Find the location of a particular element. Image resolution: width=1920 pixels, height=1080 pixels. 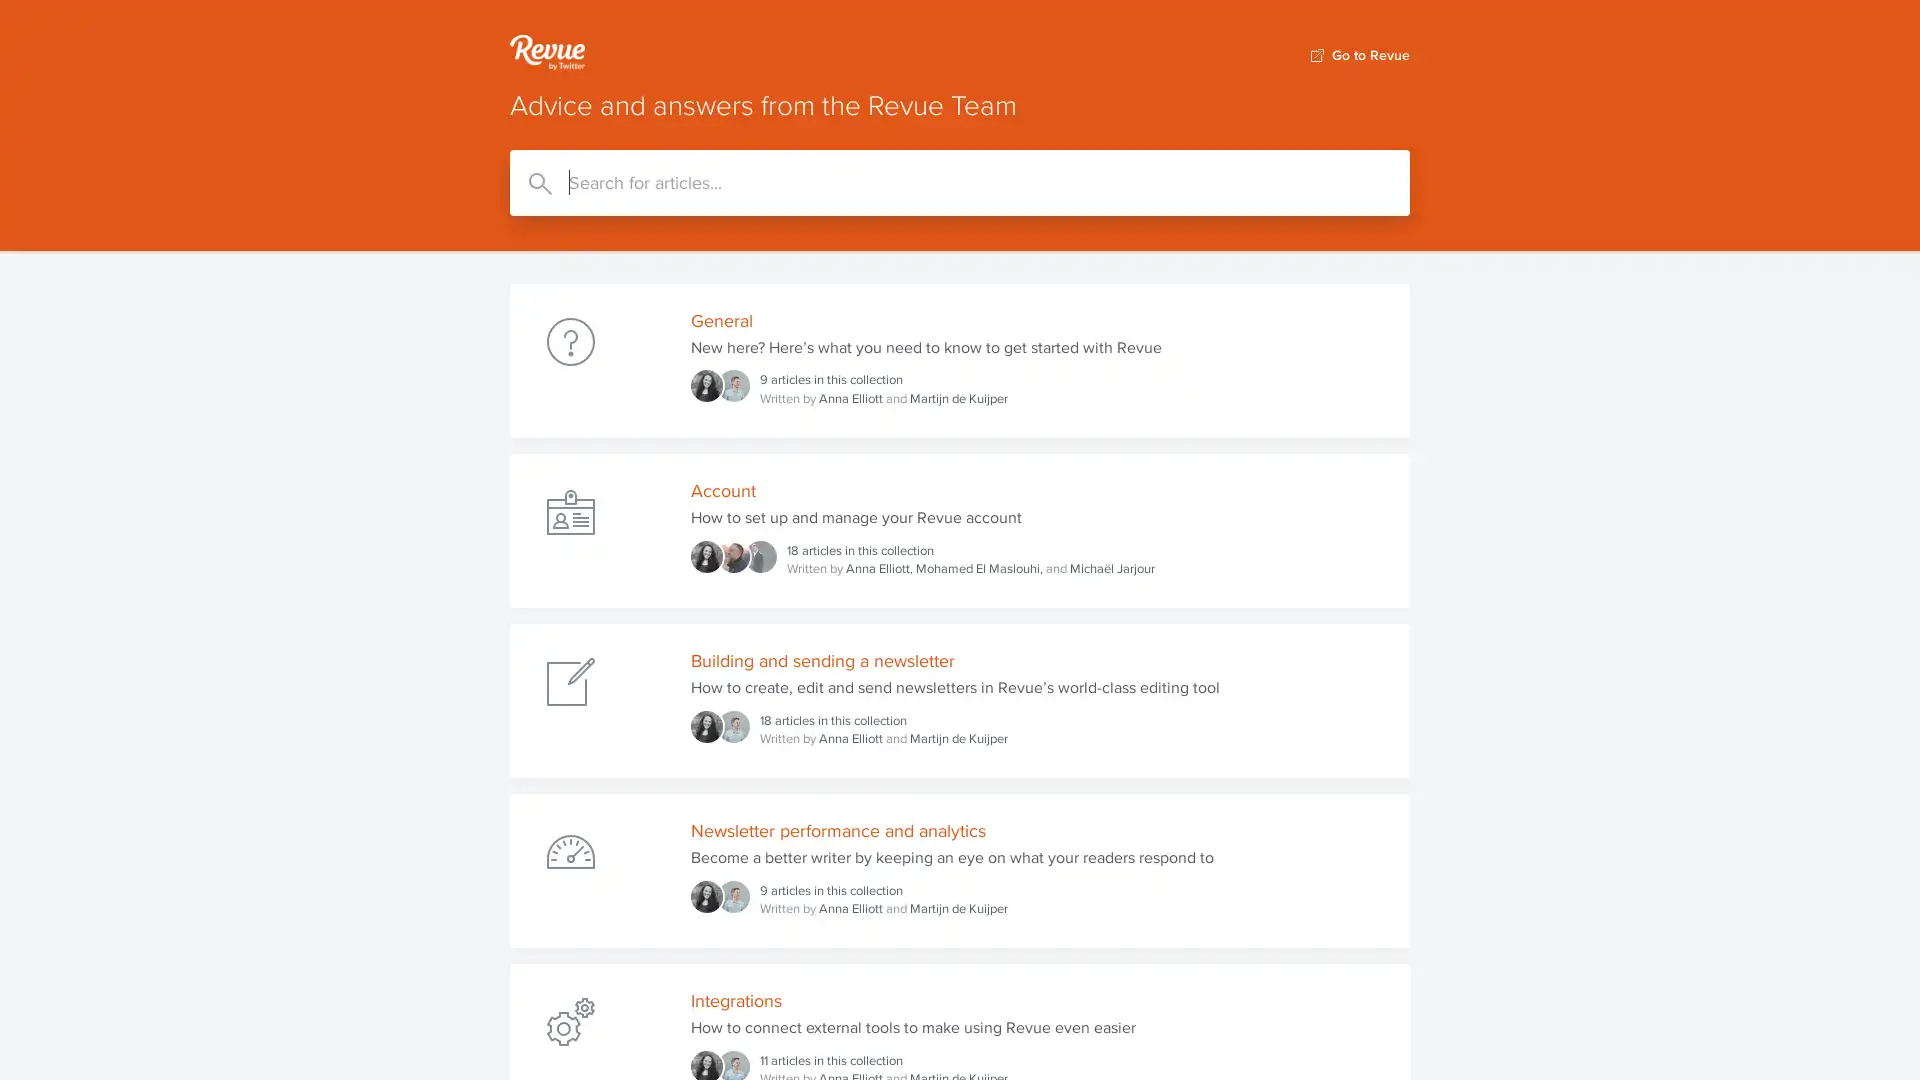

Open Intercom Messenger is located at coordinates (1869, 1029).